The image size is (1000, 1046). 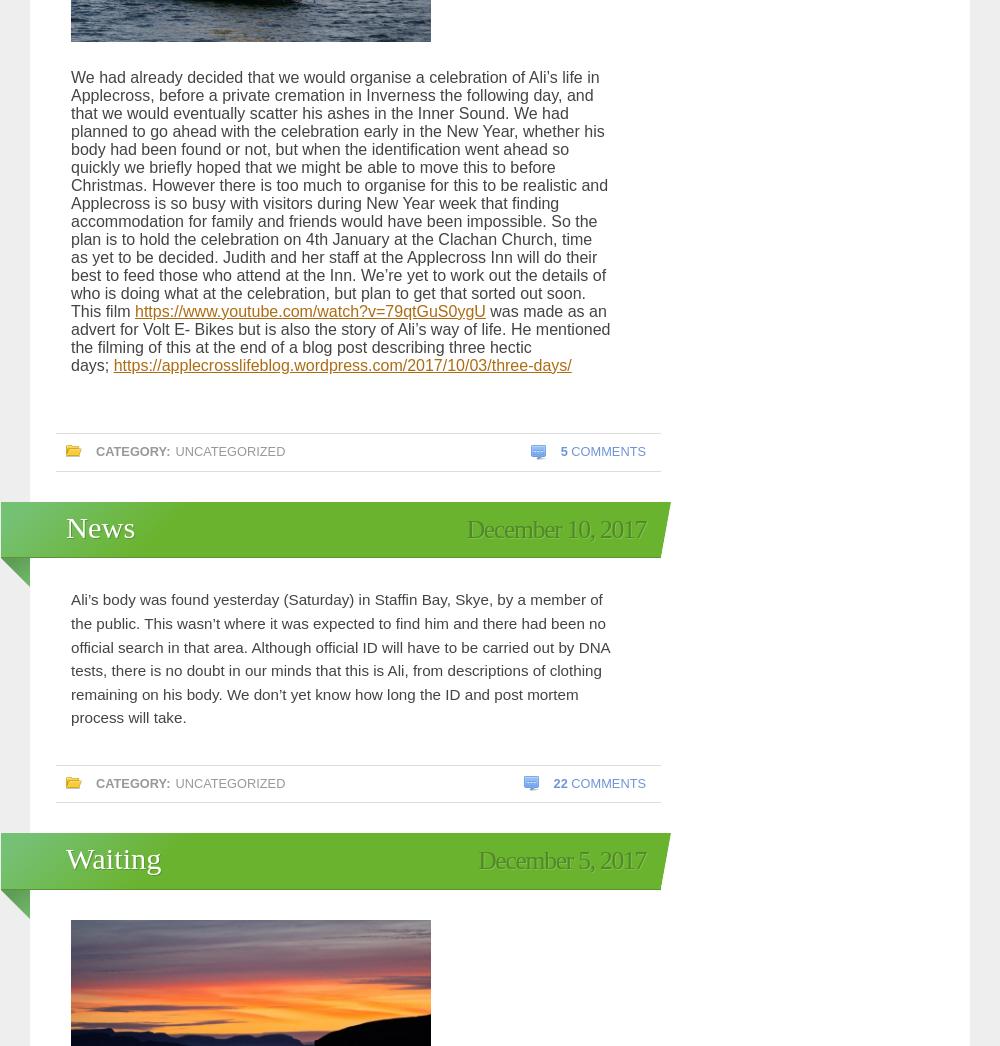 I want to click on ') in Staffin Bay, Skye, by a member of the public. This wasn’t where it was expected to find him and there had been no official search in that area. Although official ID will have to be carried out by DNA tests, there is no doubt in our minds that this is Ali, from descriptions of clothing remaining on his body. We don’t yet know how long the ID and post mortem process will take.', so click(x=339, y=657).